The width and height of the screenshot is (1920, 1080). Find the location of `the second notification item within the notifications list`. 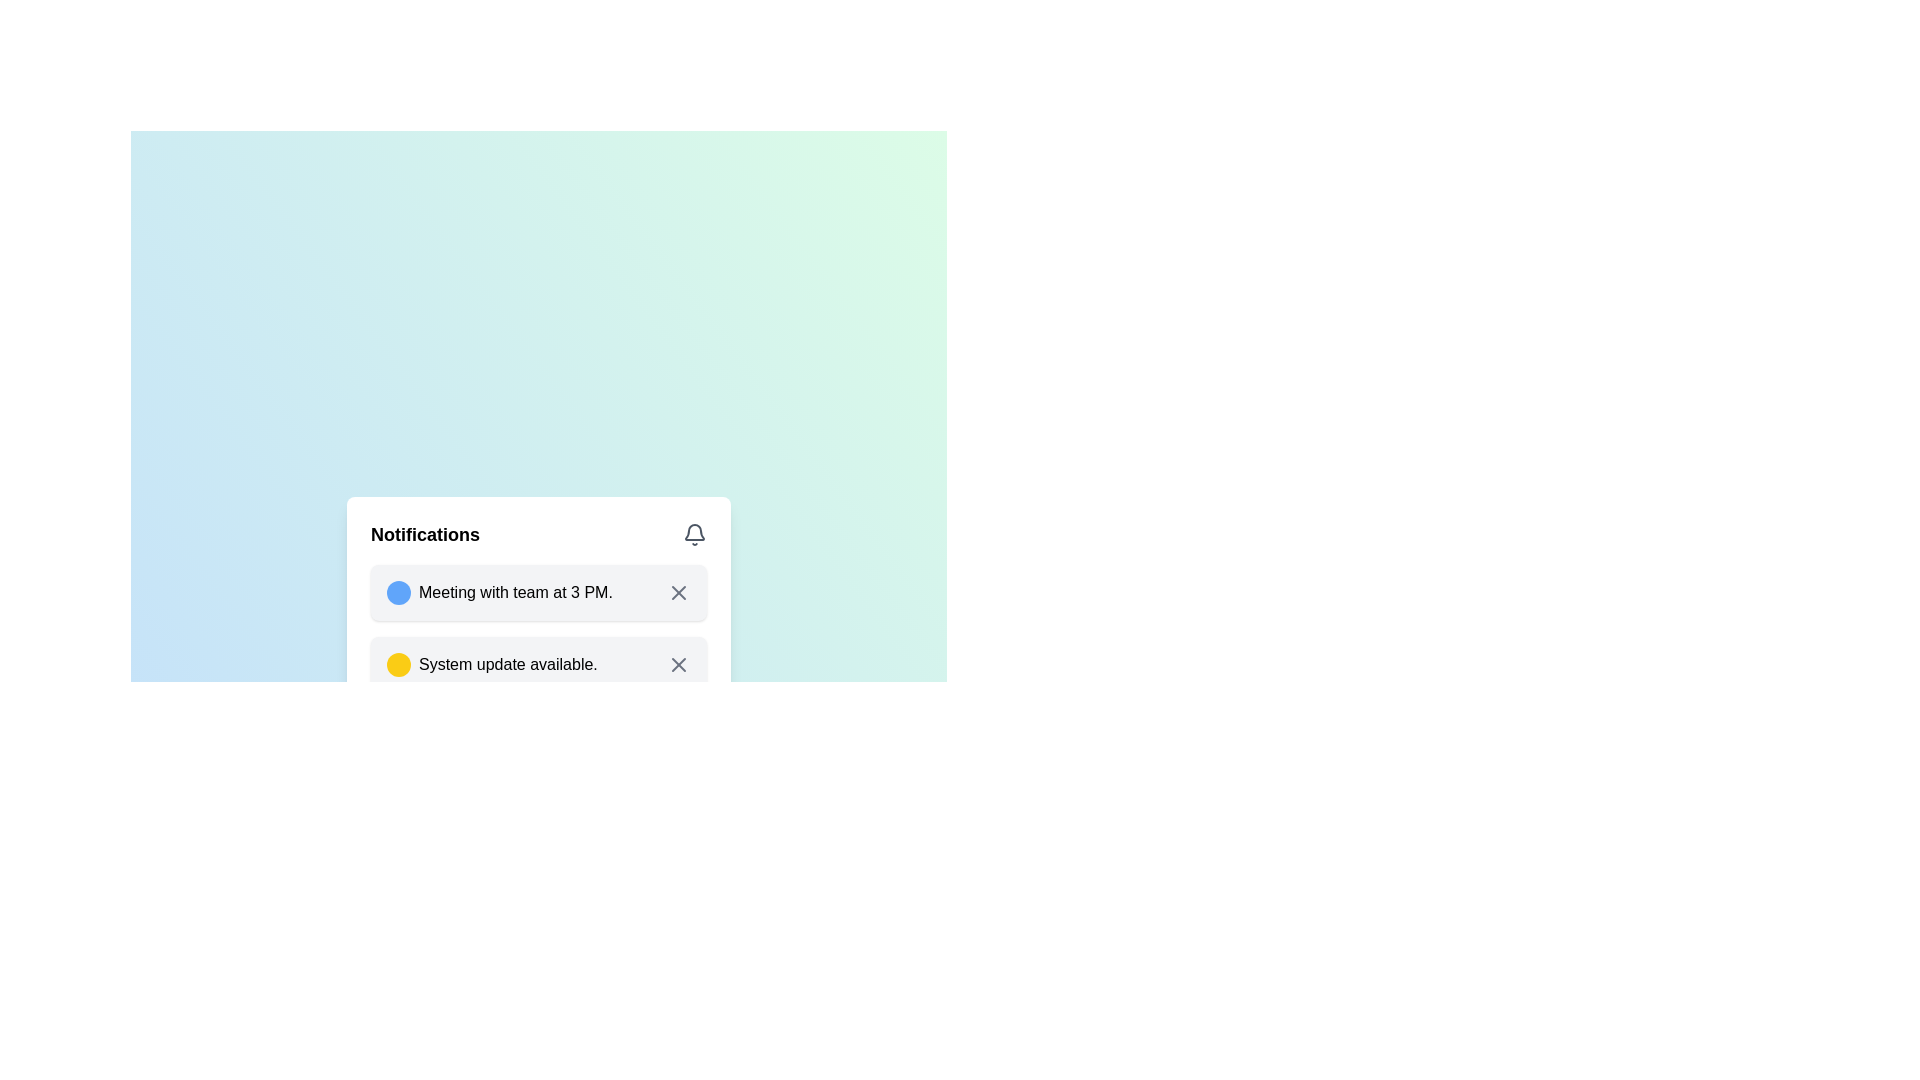

the second notification item within the notifications list is located at coordinates (538, 671).